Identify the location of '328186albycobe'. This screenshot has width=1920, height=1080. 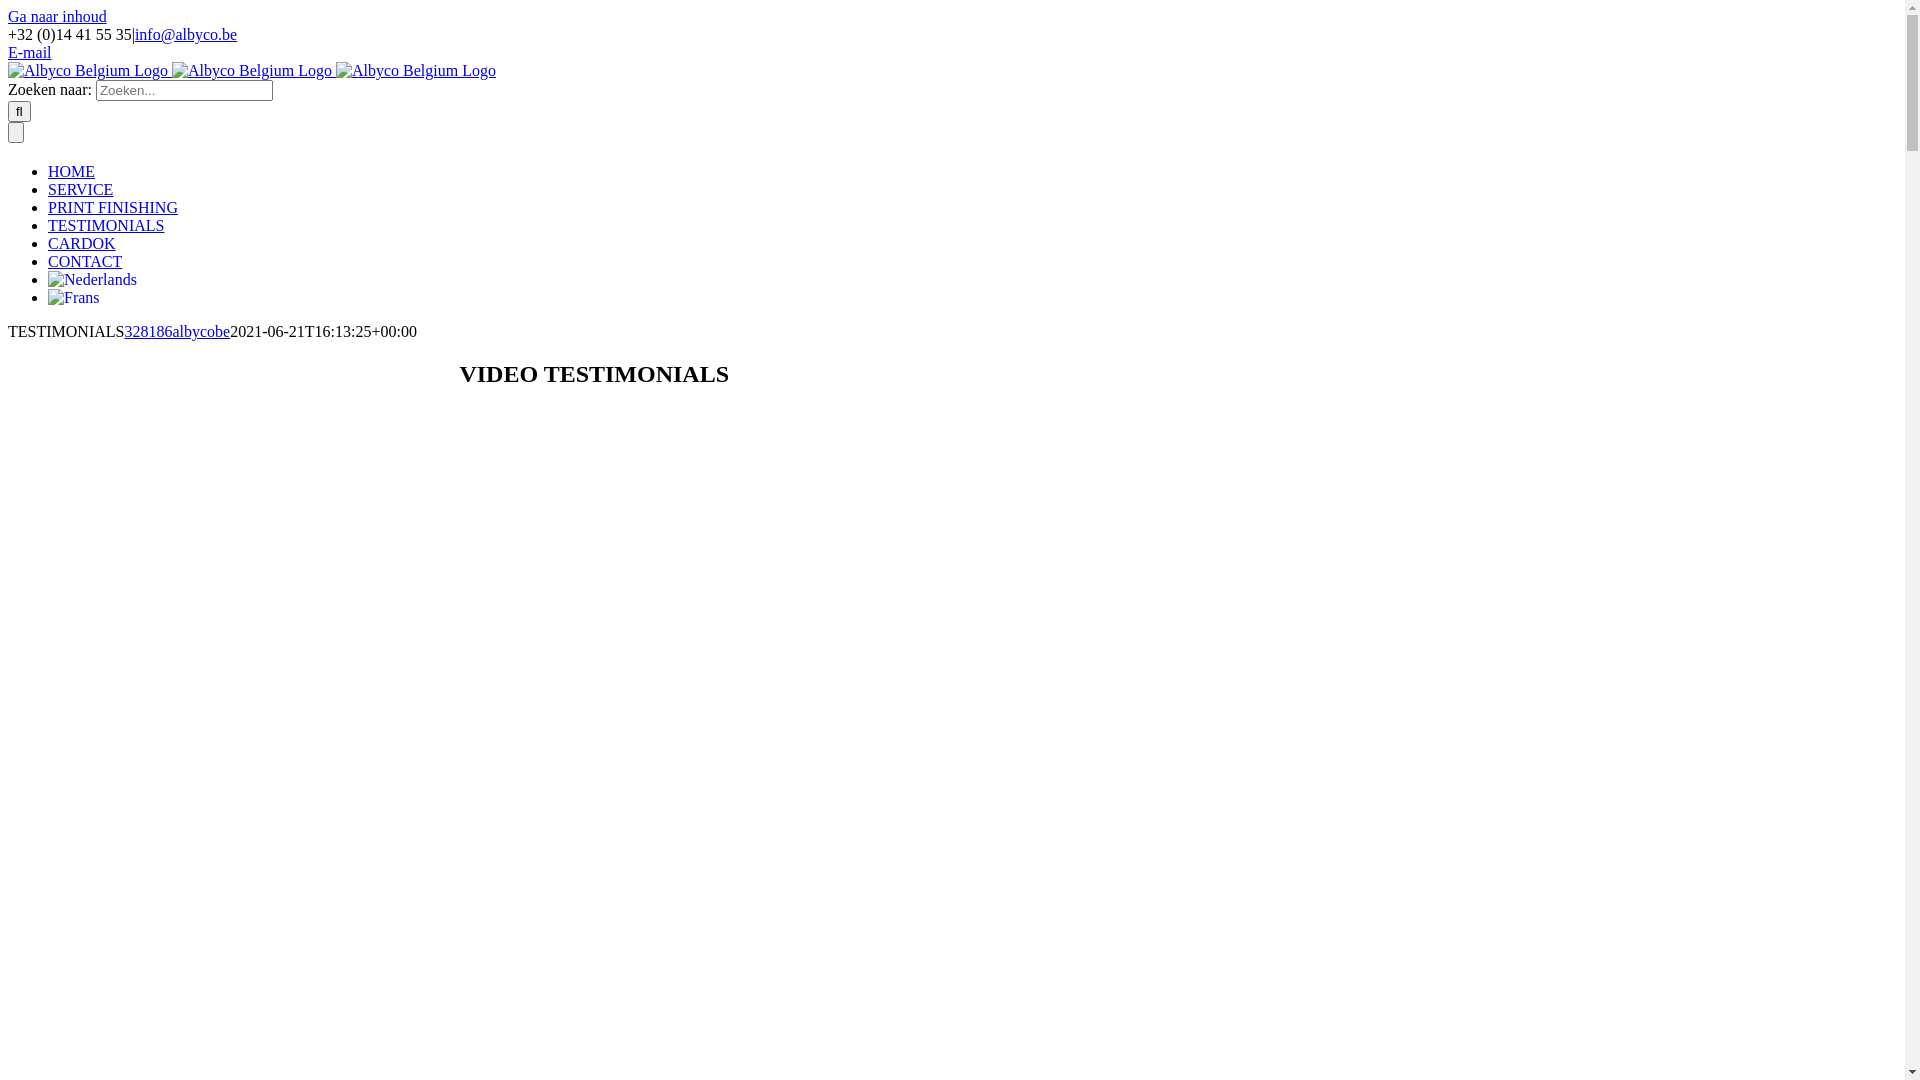
(177, 330).